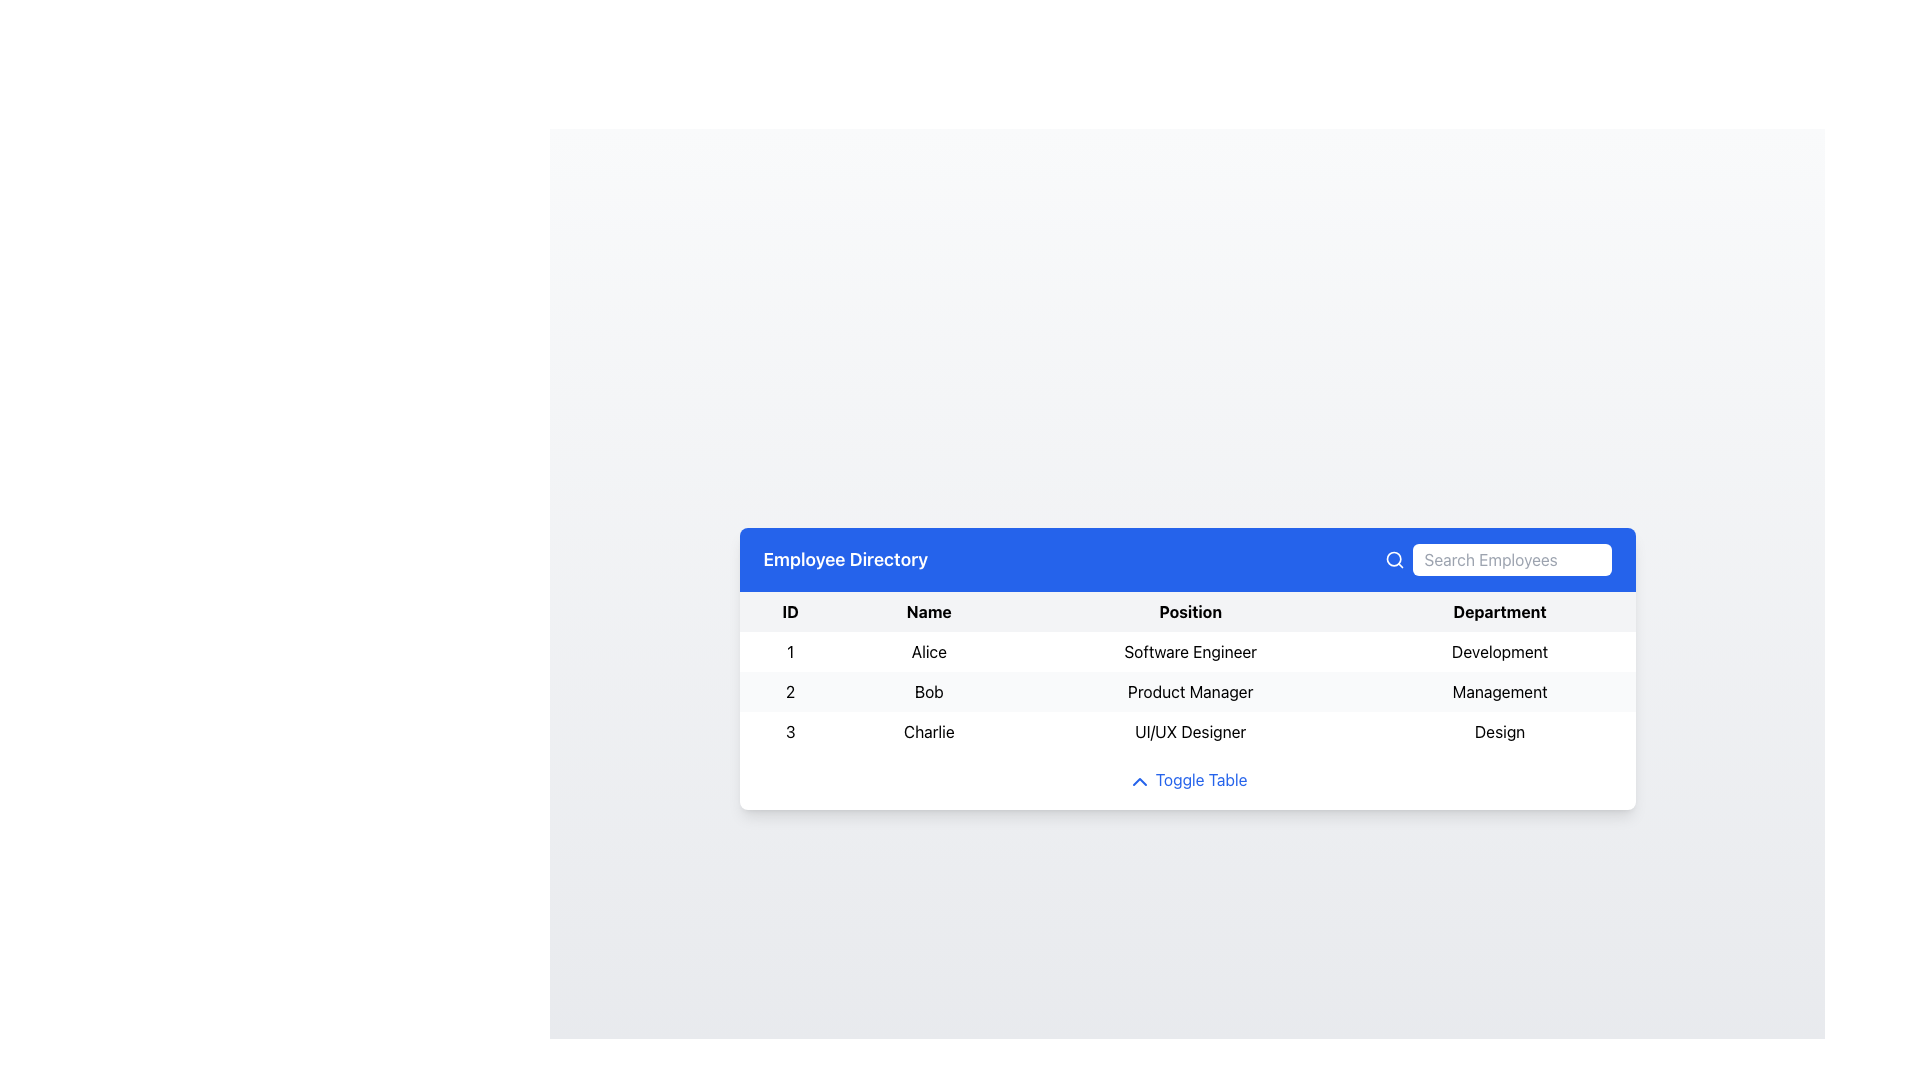  I want to click on text displayed in the Text label representing the individual "Bob" in the employee directory, located in the second cell of the "Name" column of the second row, so click(928, 691).